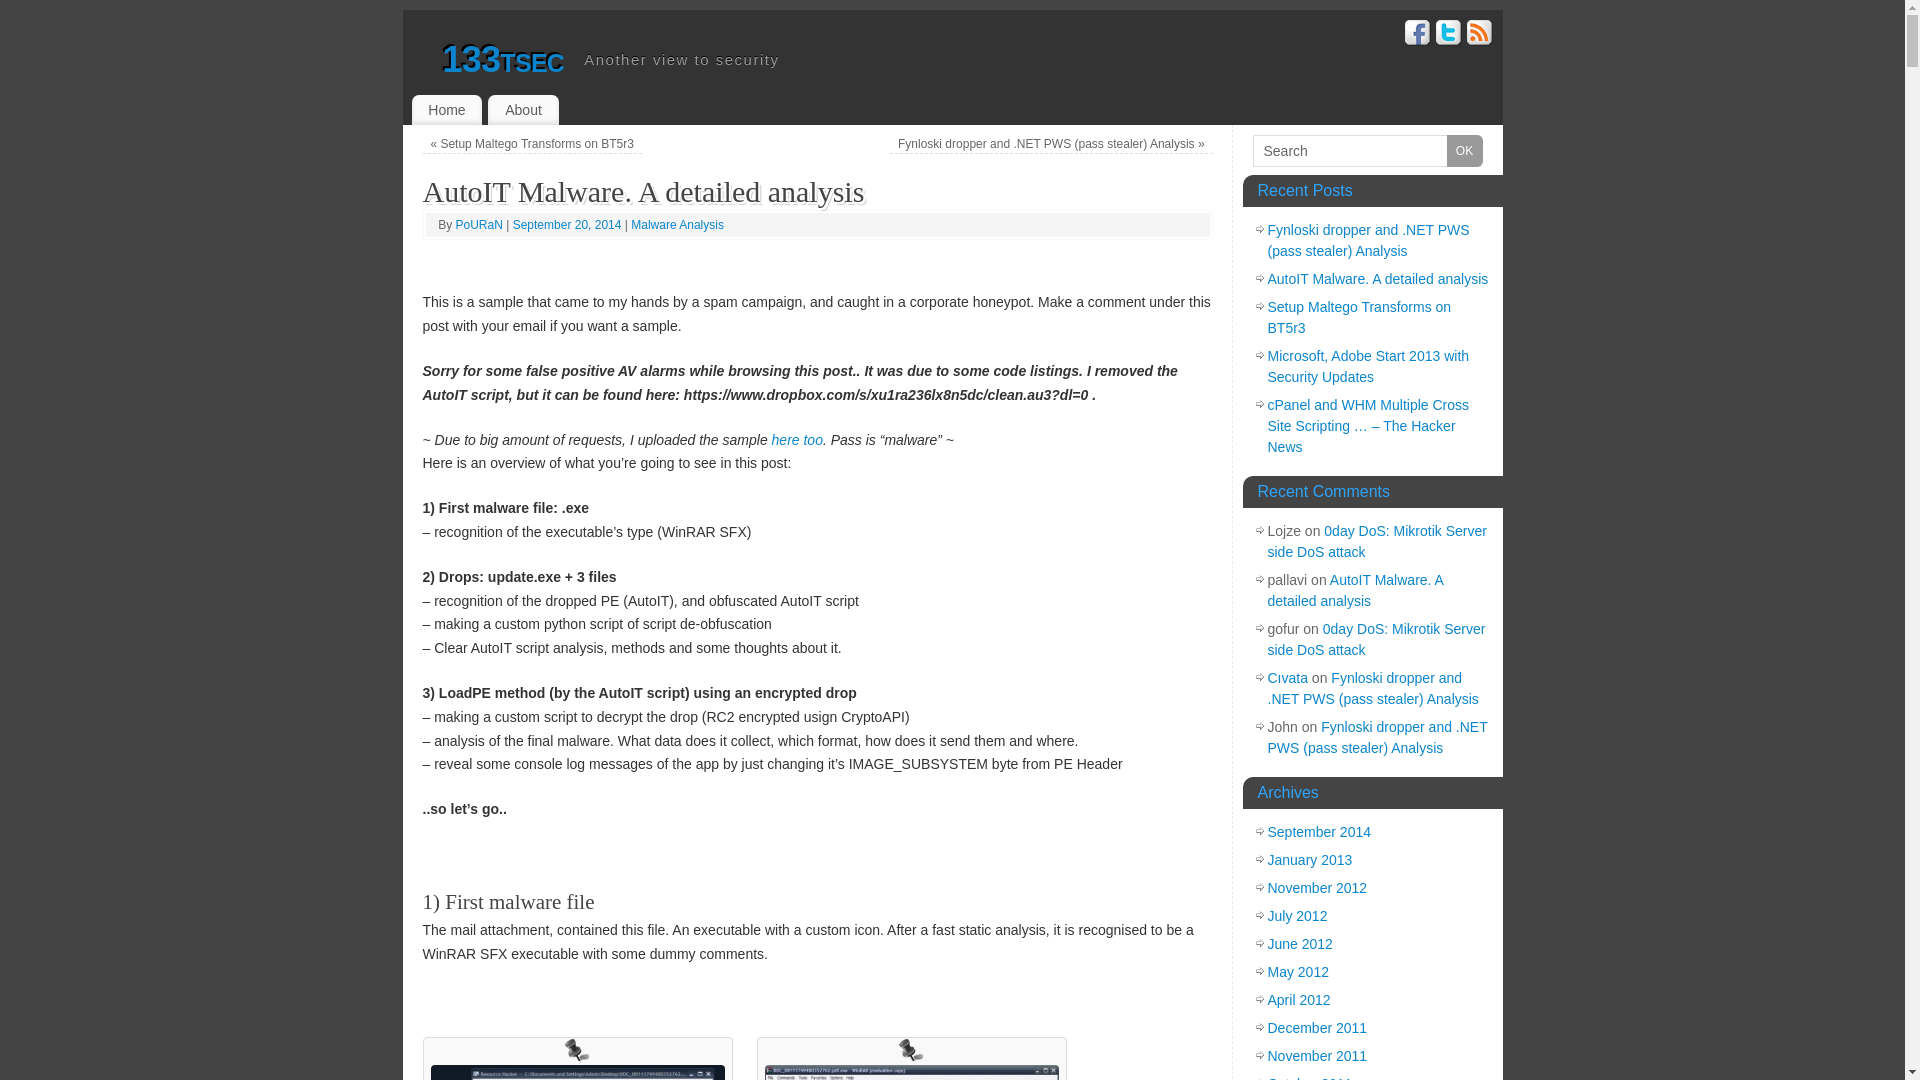  I want to click on 'here too', so click(796, 438).